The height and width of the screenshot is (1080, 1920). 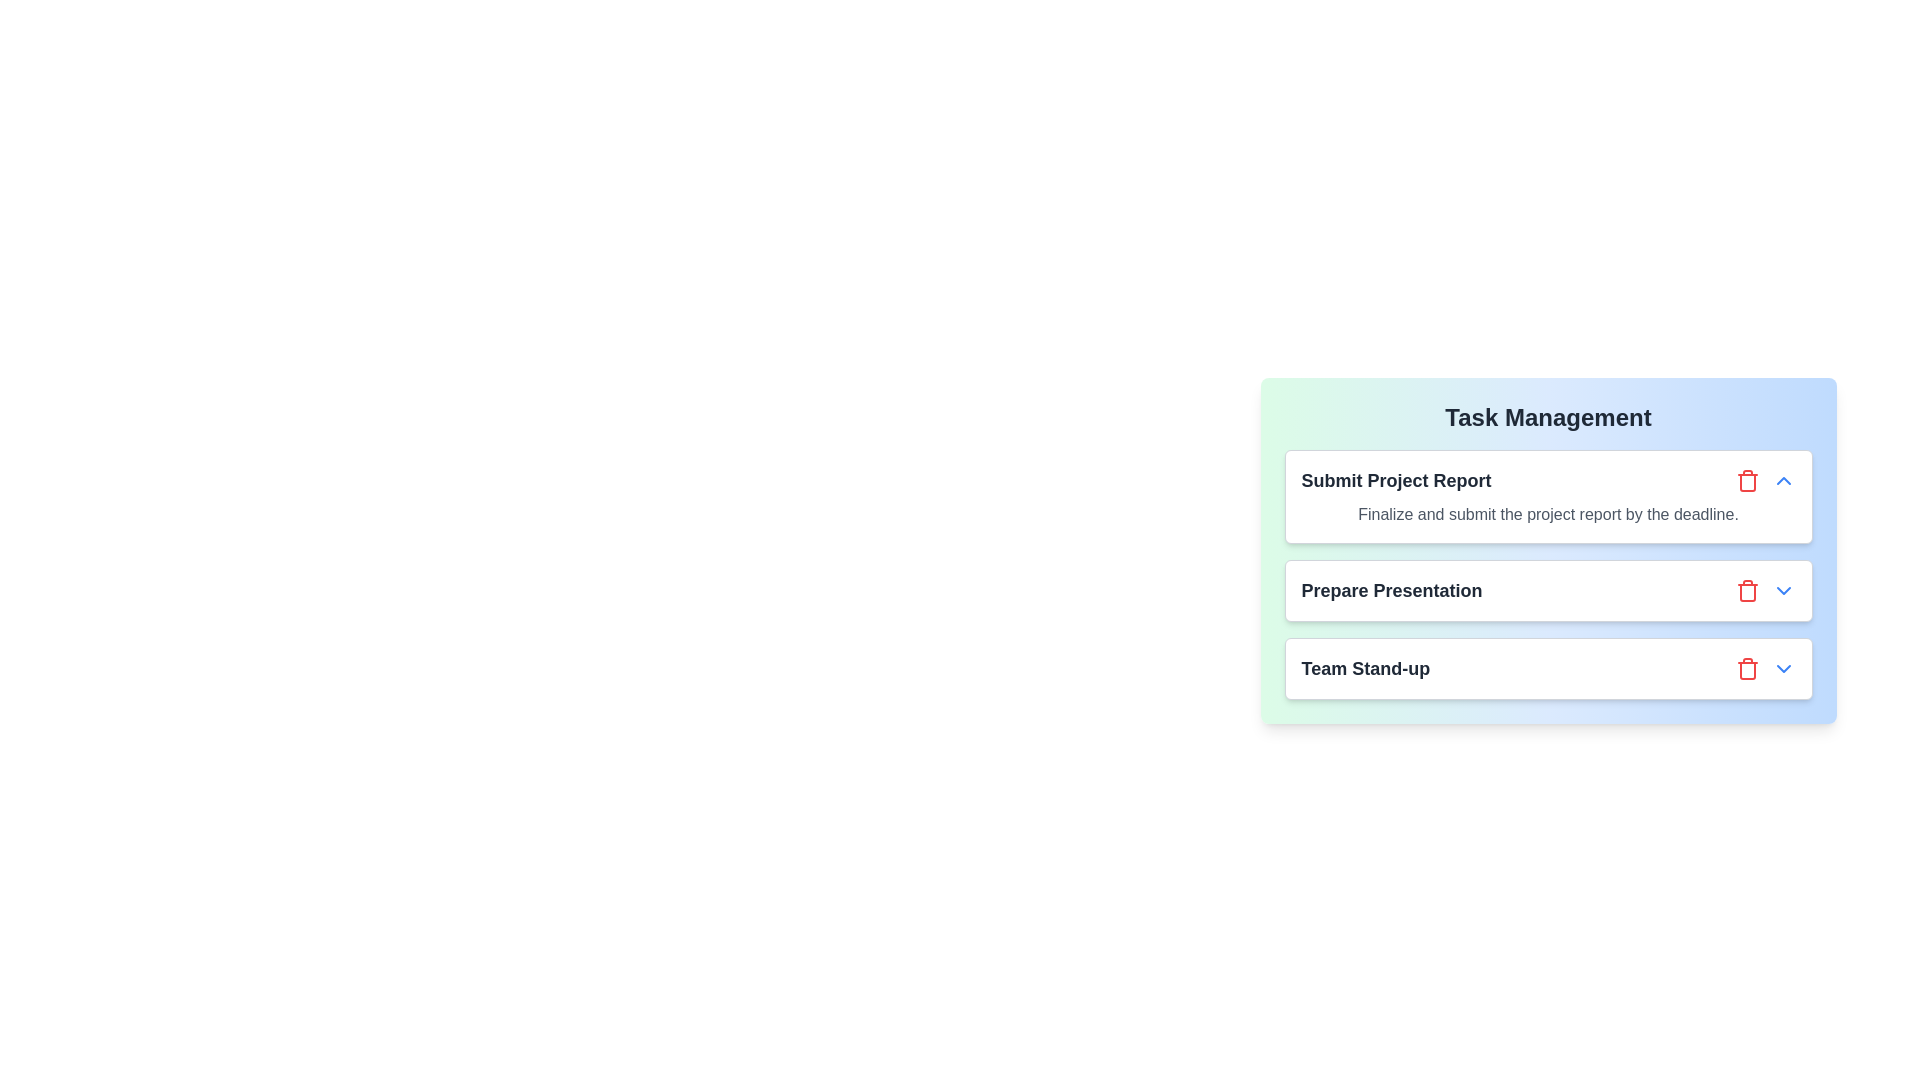 What do you see at coordinates (1547, 496) in the screenshot?
I see `task description from the Task card indicating the project report submission in the task management interface, which is the first card in the vertical list under 'Task Management'` at bounding box center [1547, 496].